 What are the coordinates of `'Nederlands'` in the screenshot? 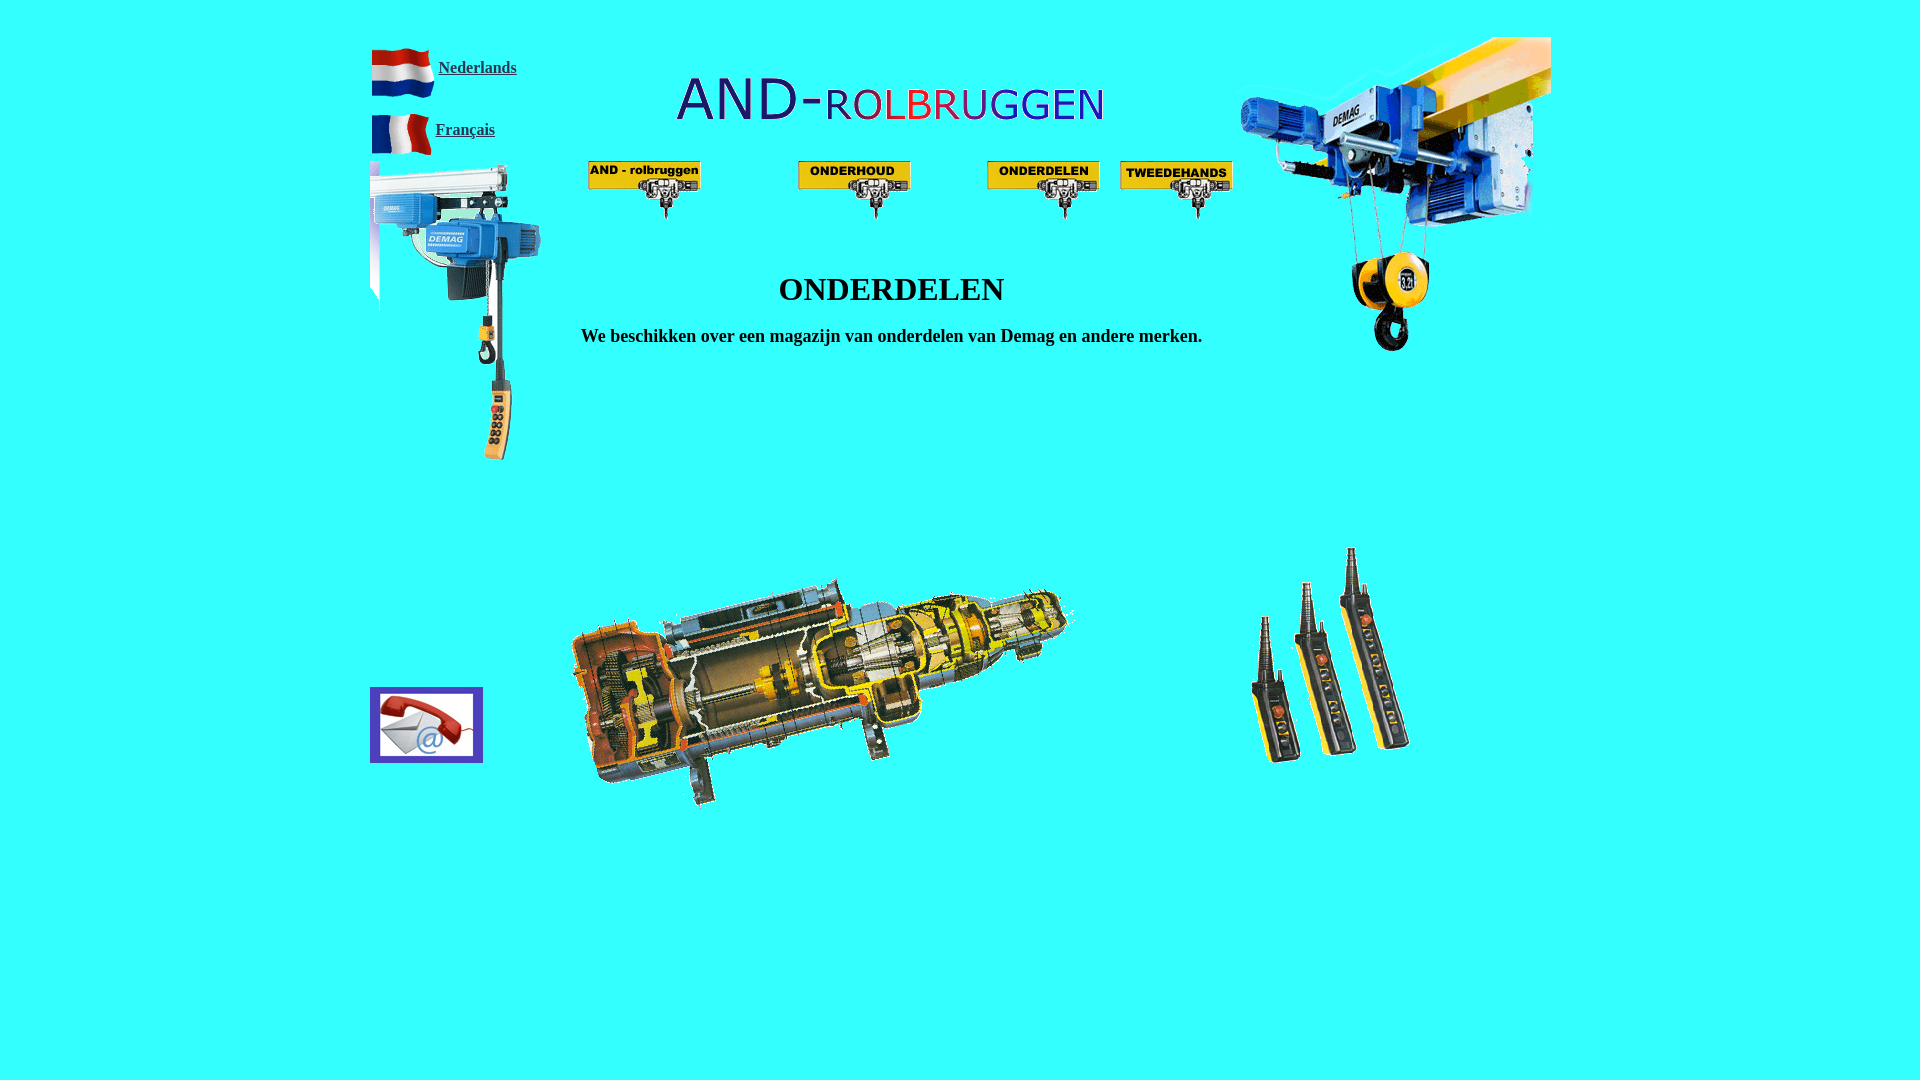 It's located at (475, 65).